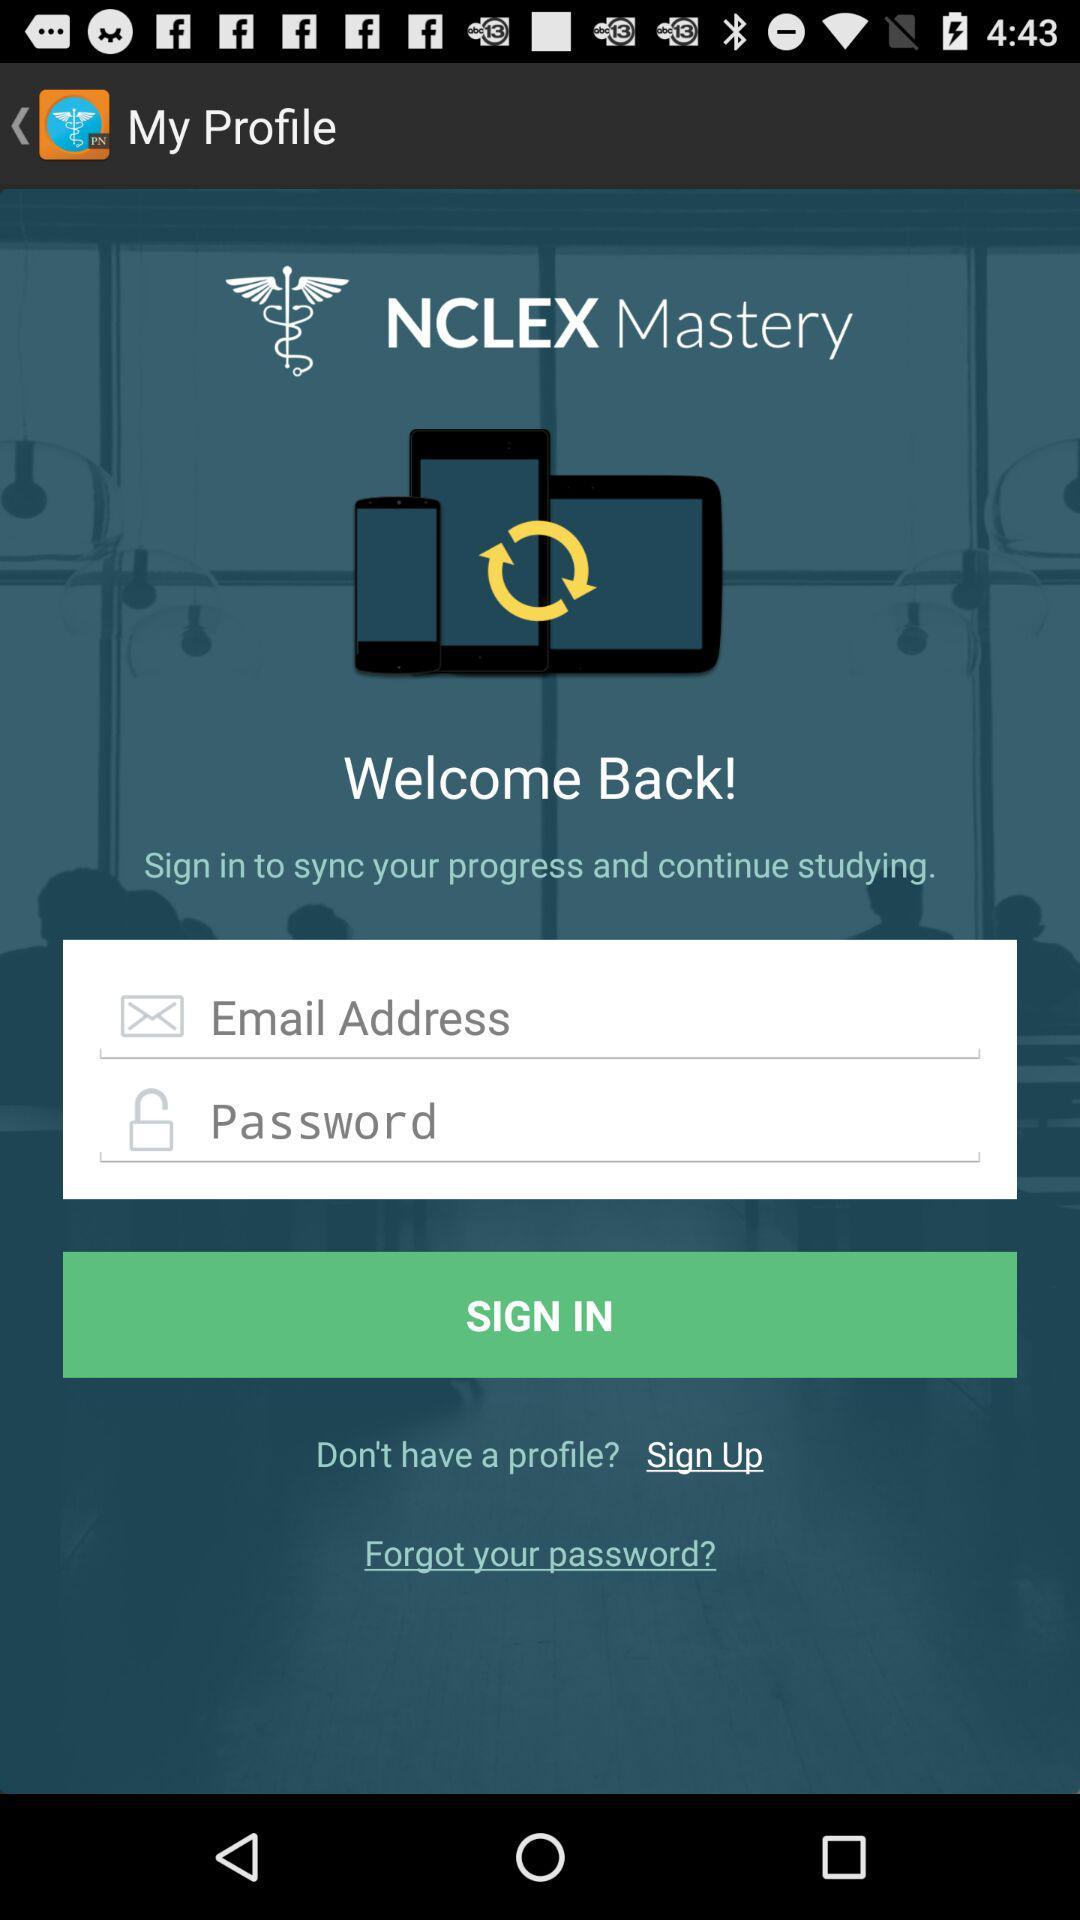 Image resolution: width=1080 pixels, height=1920 pixels. What do you see at coordinates (704, 1453) in the screenshot?
I see `item above the forgot your password? item` at bounding box center [704, 1453].